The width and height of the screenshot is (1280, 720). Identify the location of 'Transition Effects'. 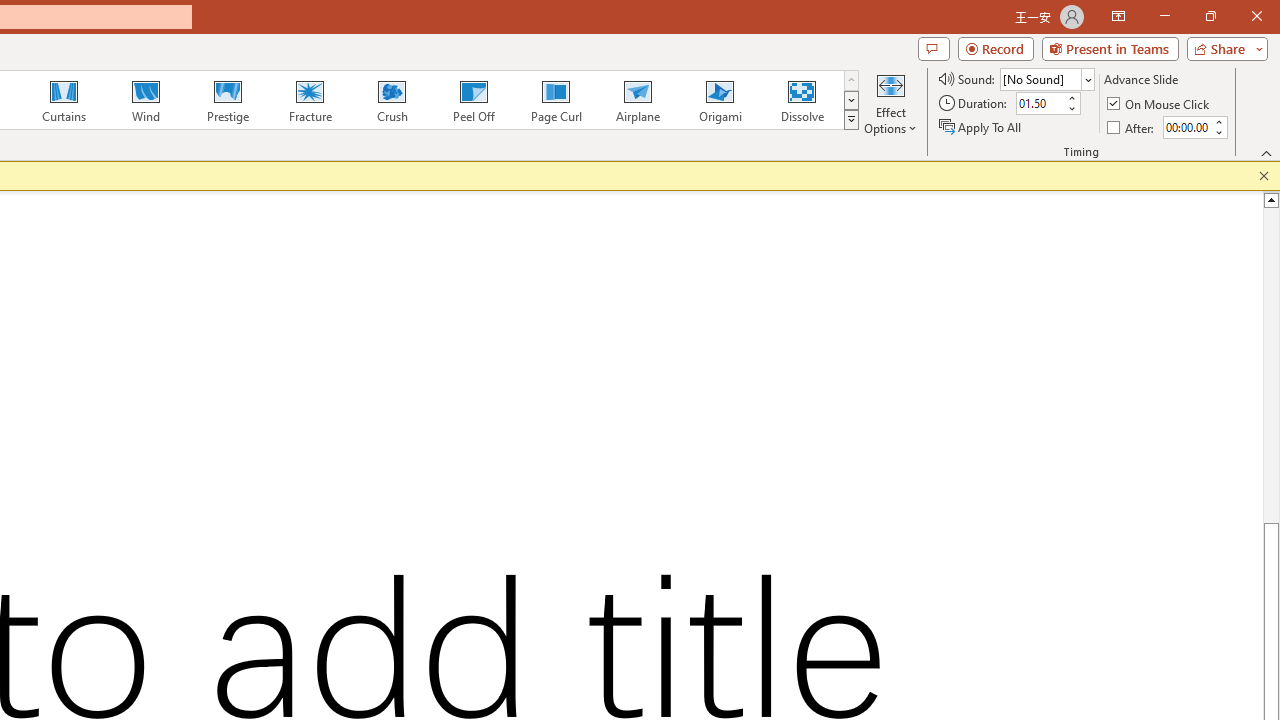
(851, 120).